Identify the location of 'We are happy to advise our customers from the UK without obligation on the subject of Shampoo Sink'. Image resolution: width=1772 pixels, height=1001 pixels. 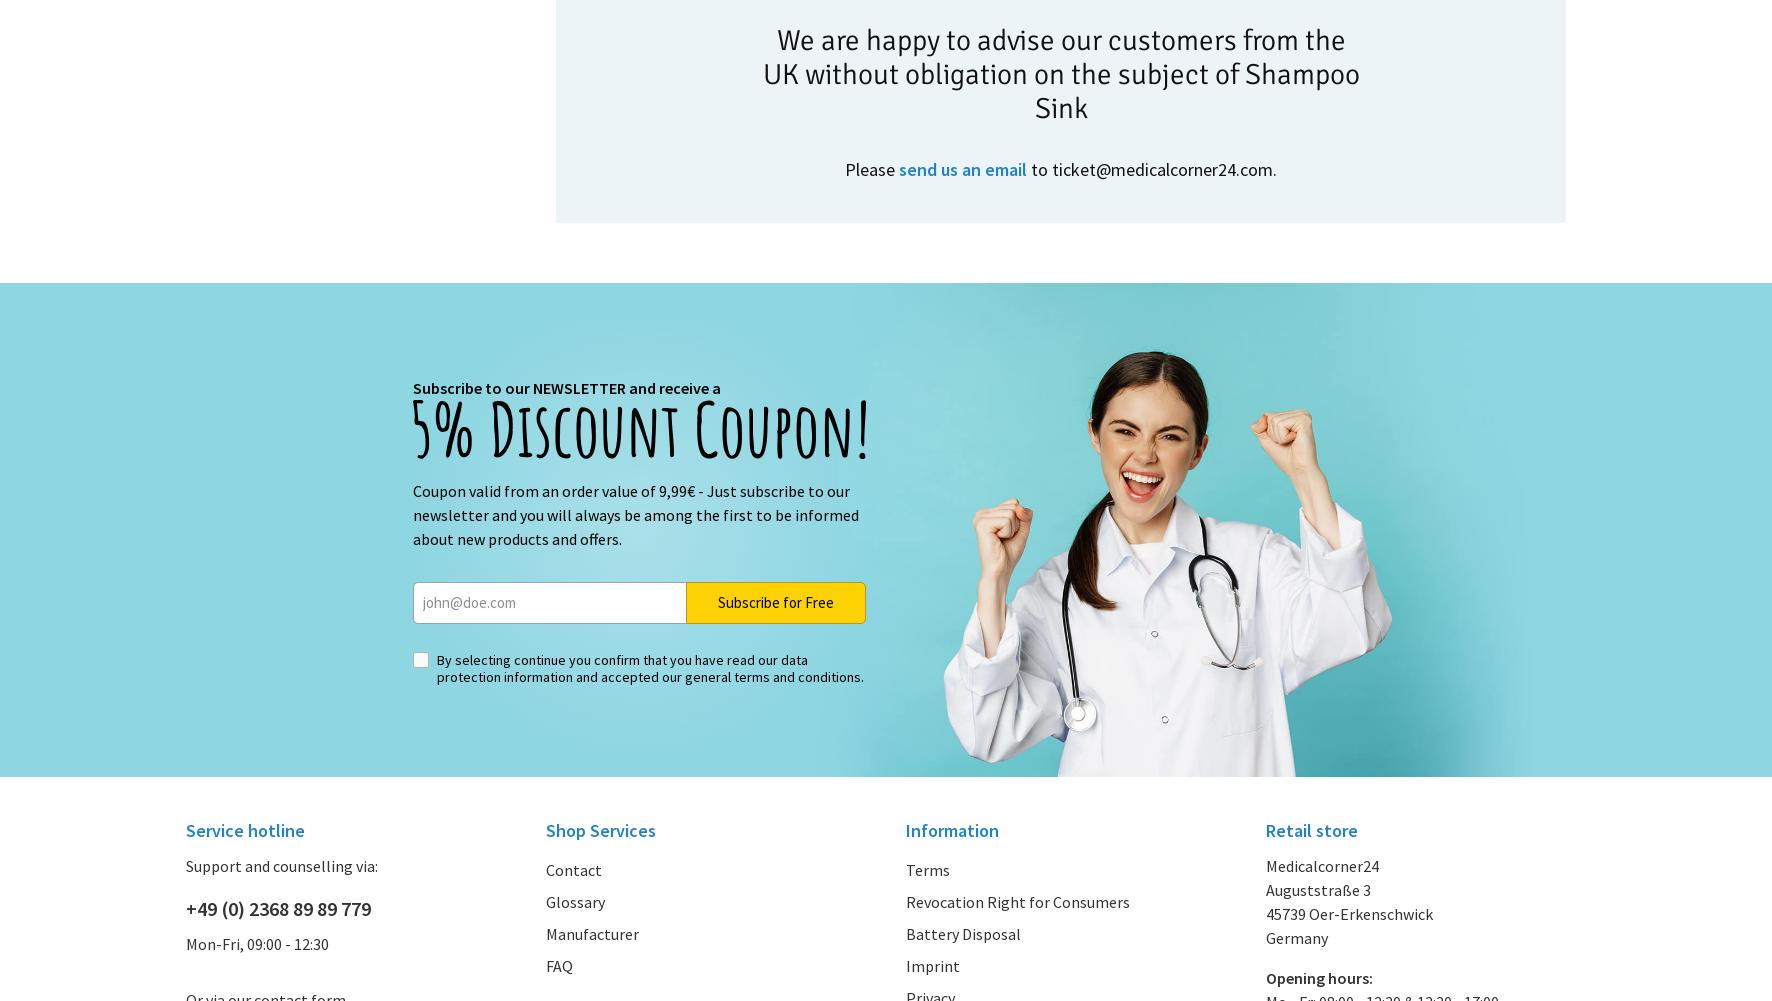
(1060, 72).